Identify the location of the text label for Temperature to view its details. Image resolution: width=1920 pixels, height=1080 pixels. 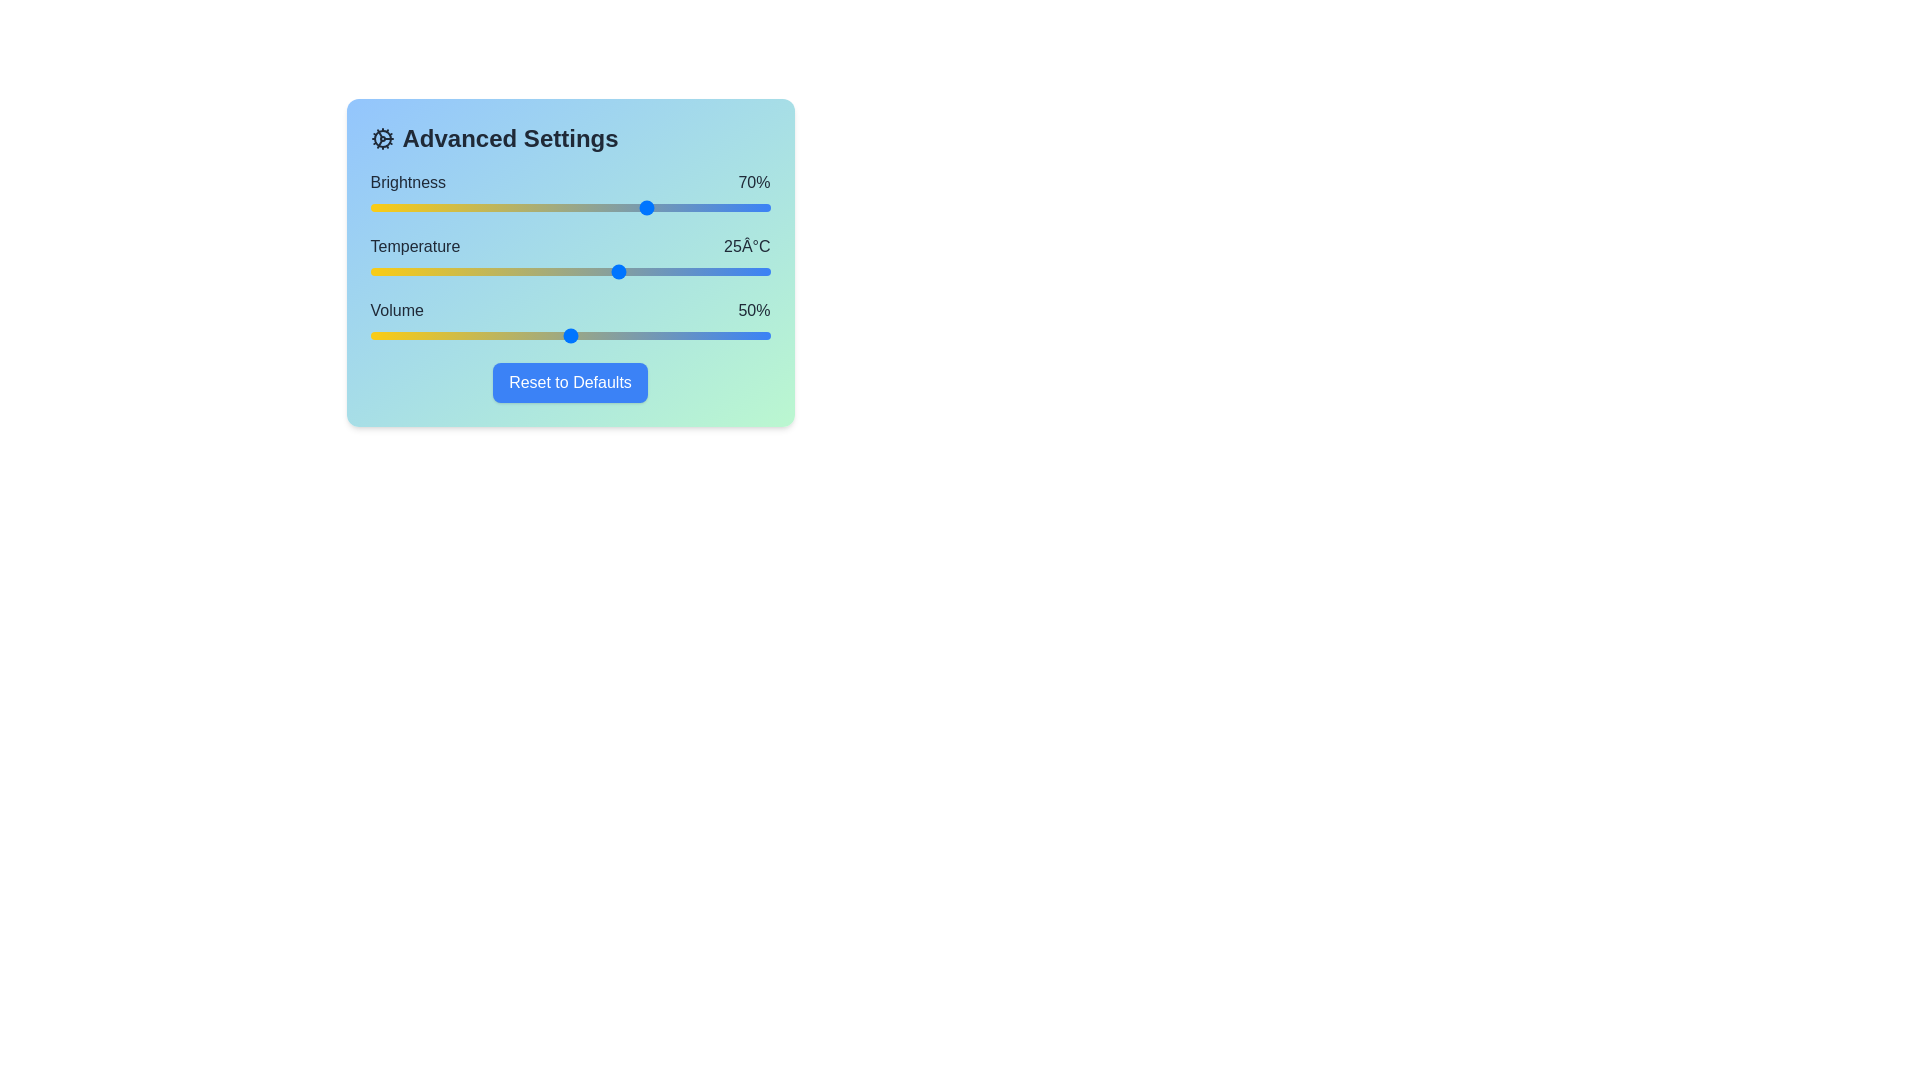
(413, 245).